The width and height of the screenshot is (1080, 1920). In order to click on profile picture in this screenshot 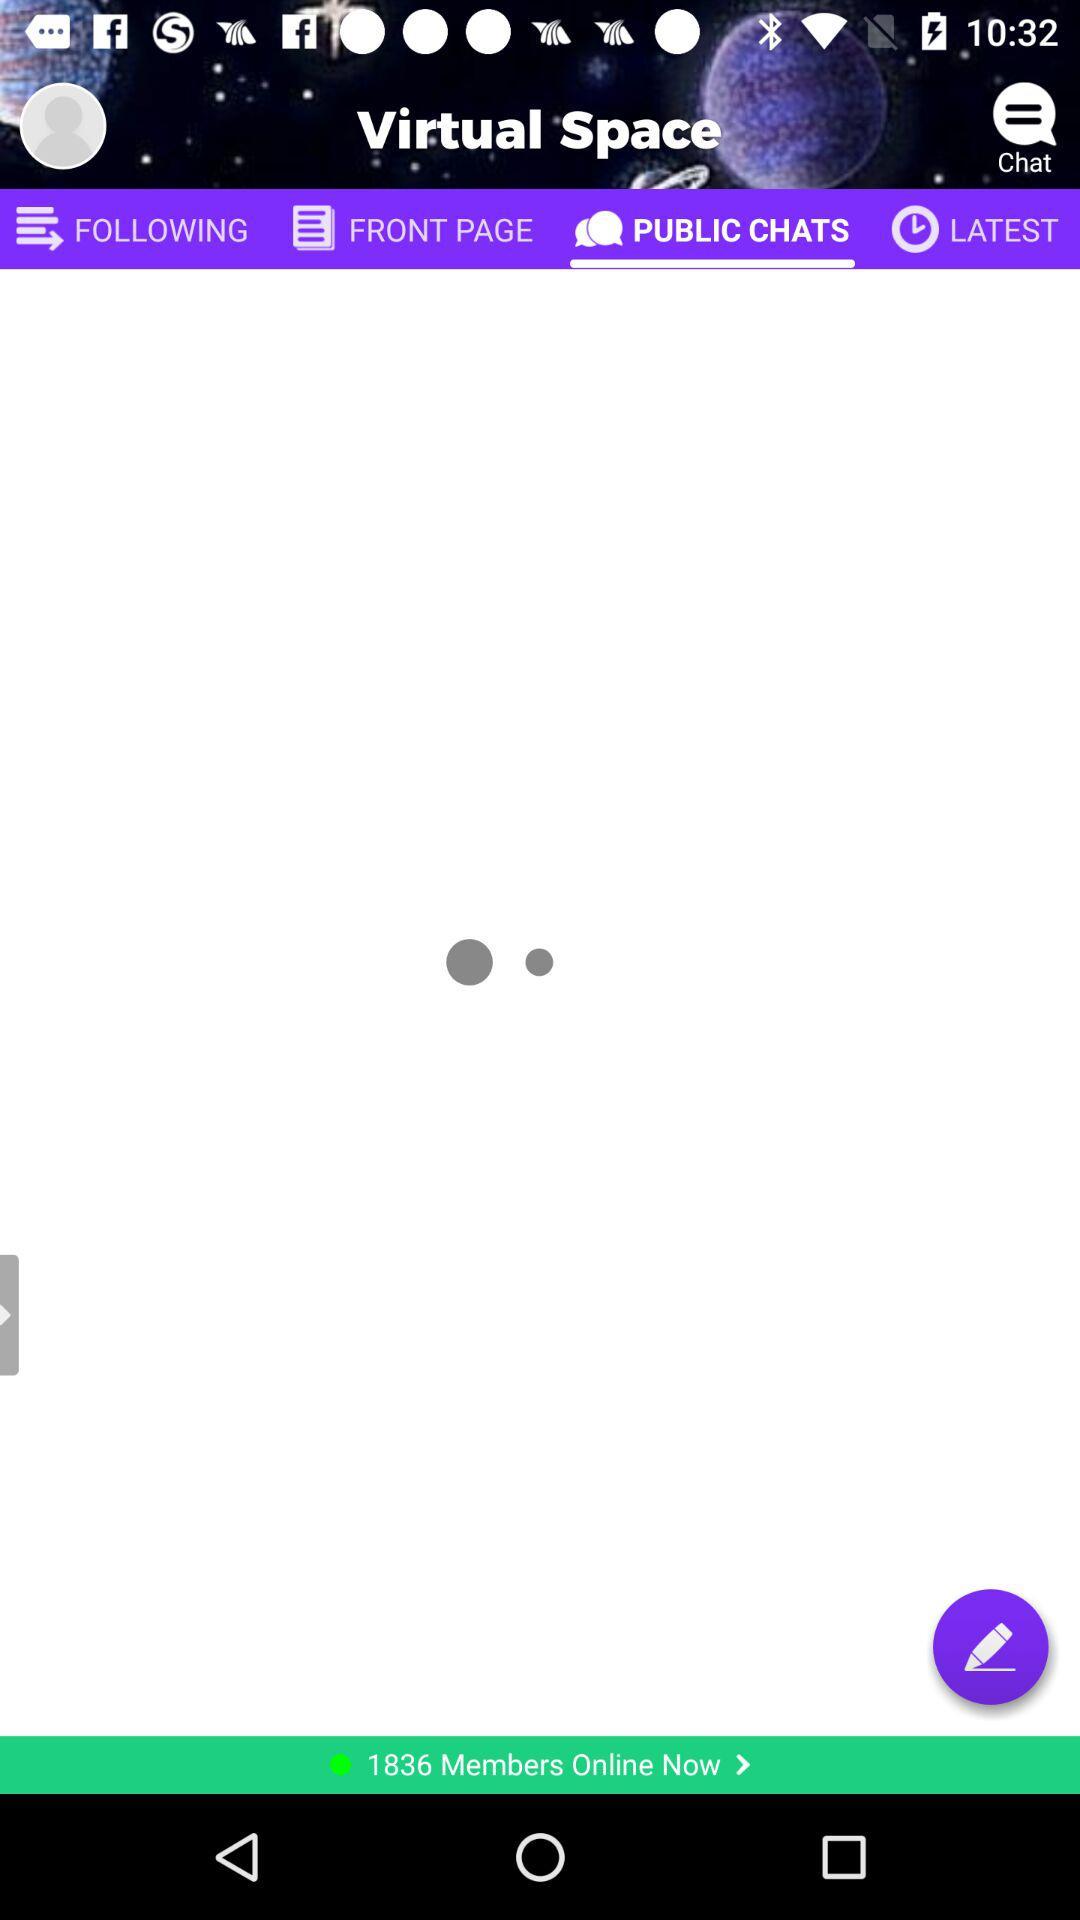, I will do `click(61, 124)`.